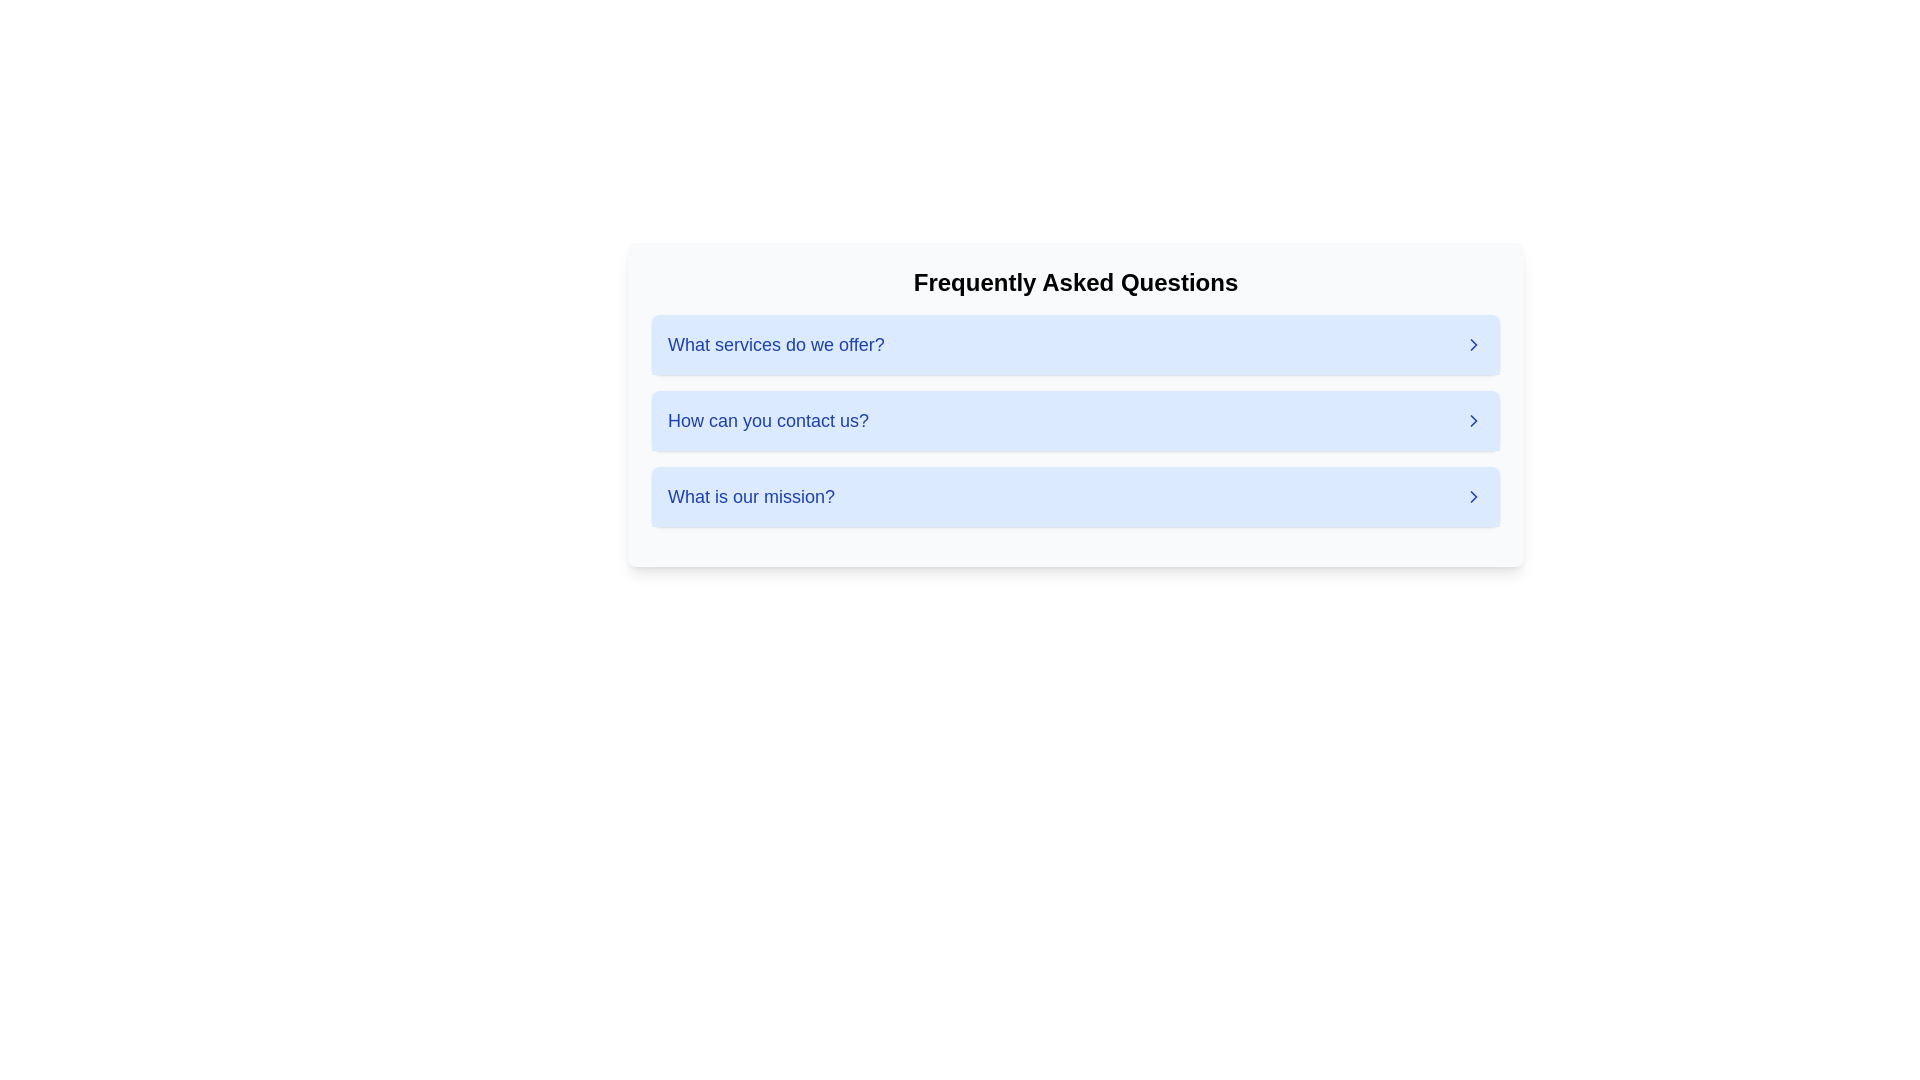  I want to click on the text header 'How can you contact us?' which is centrally aligned within the second item of the 'Frequently Asked Questions' list, so click(767, 419).